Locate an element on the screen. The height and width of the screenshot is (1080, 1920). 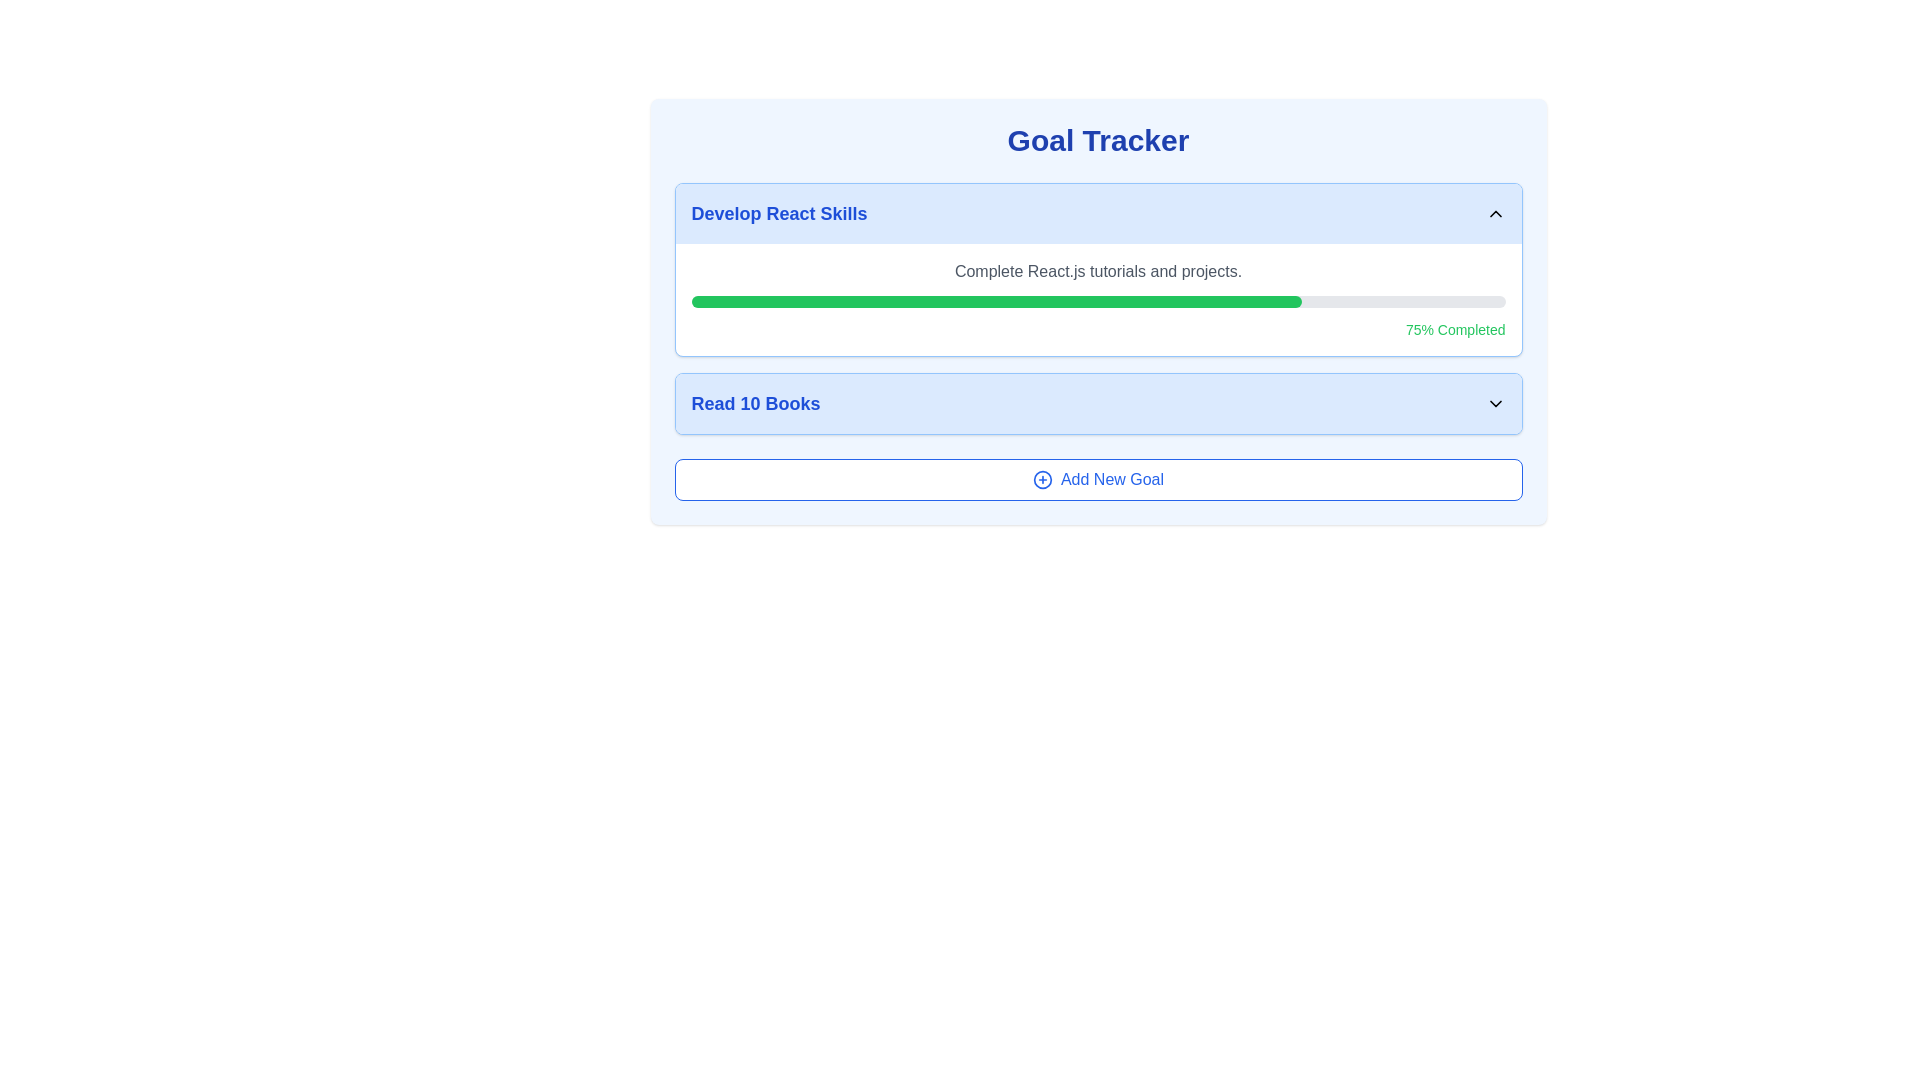
the downward-pointing chevron icon associated with the 'Read 10 Books' section is located at coordinates (1495, 404).